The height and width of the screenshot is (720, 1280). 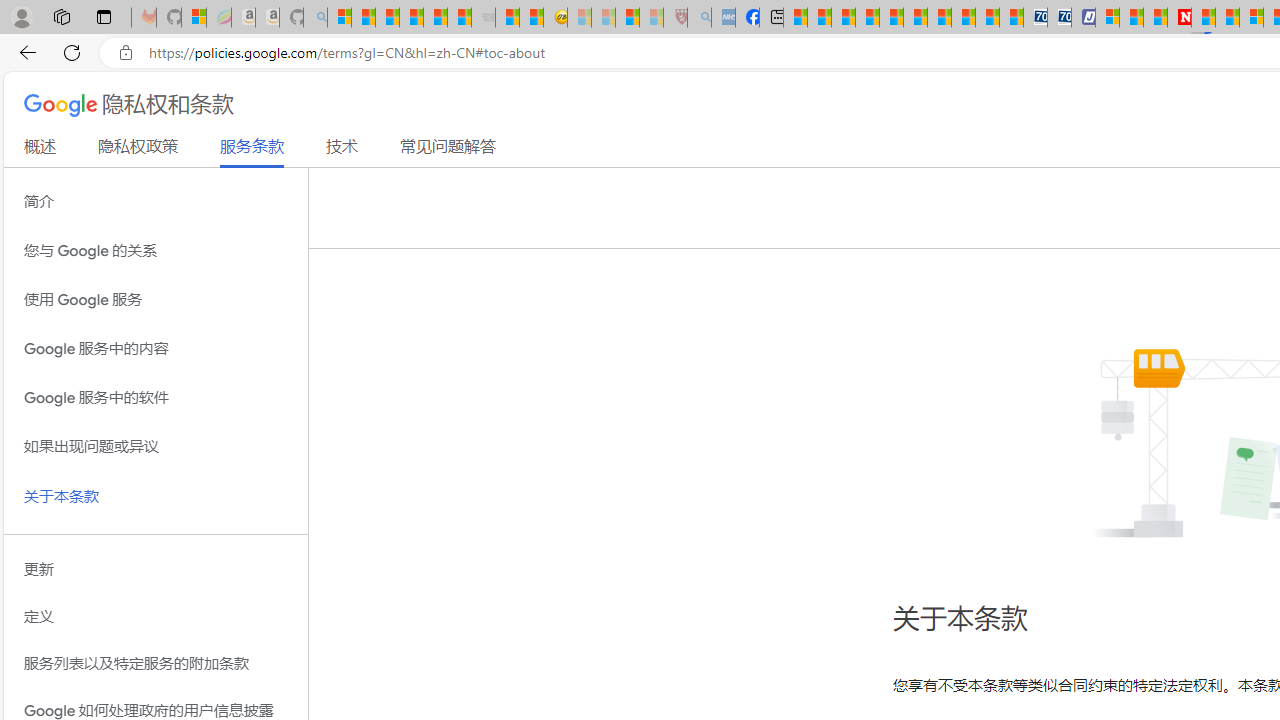 I want to click on 'The Weather Channel - MSN', so click(x=387, y=17).